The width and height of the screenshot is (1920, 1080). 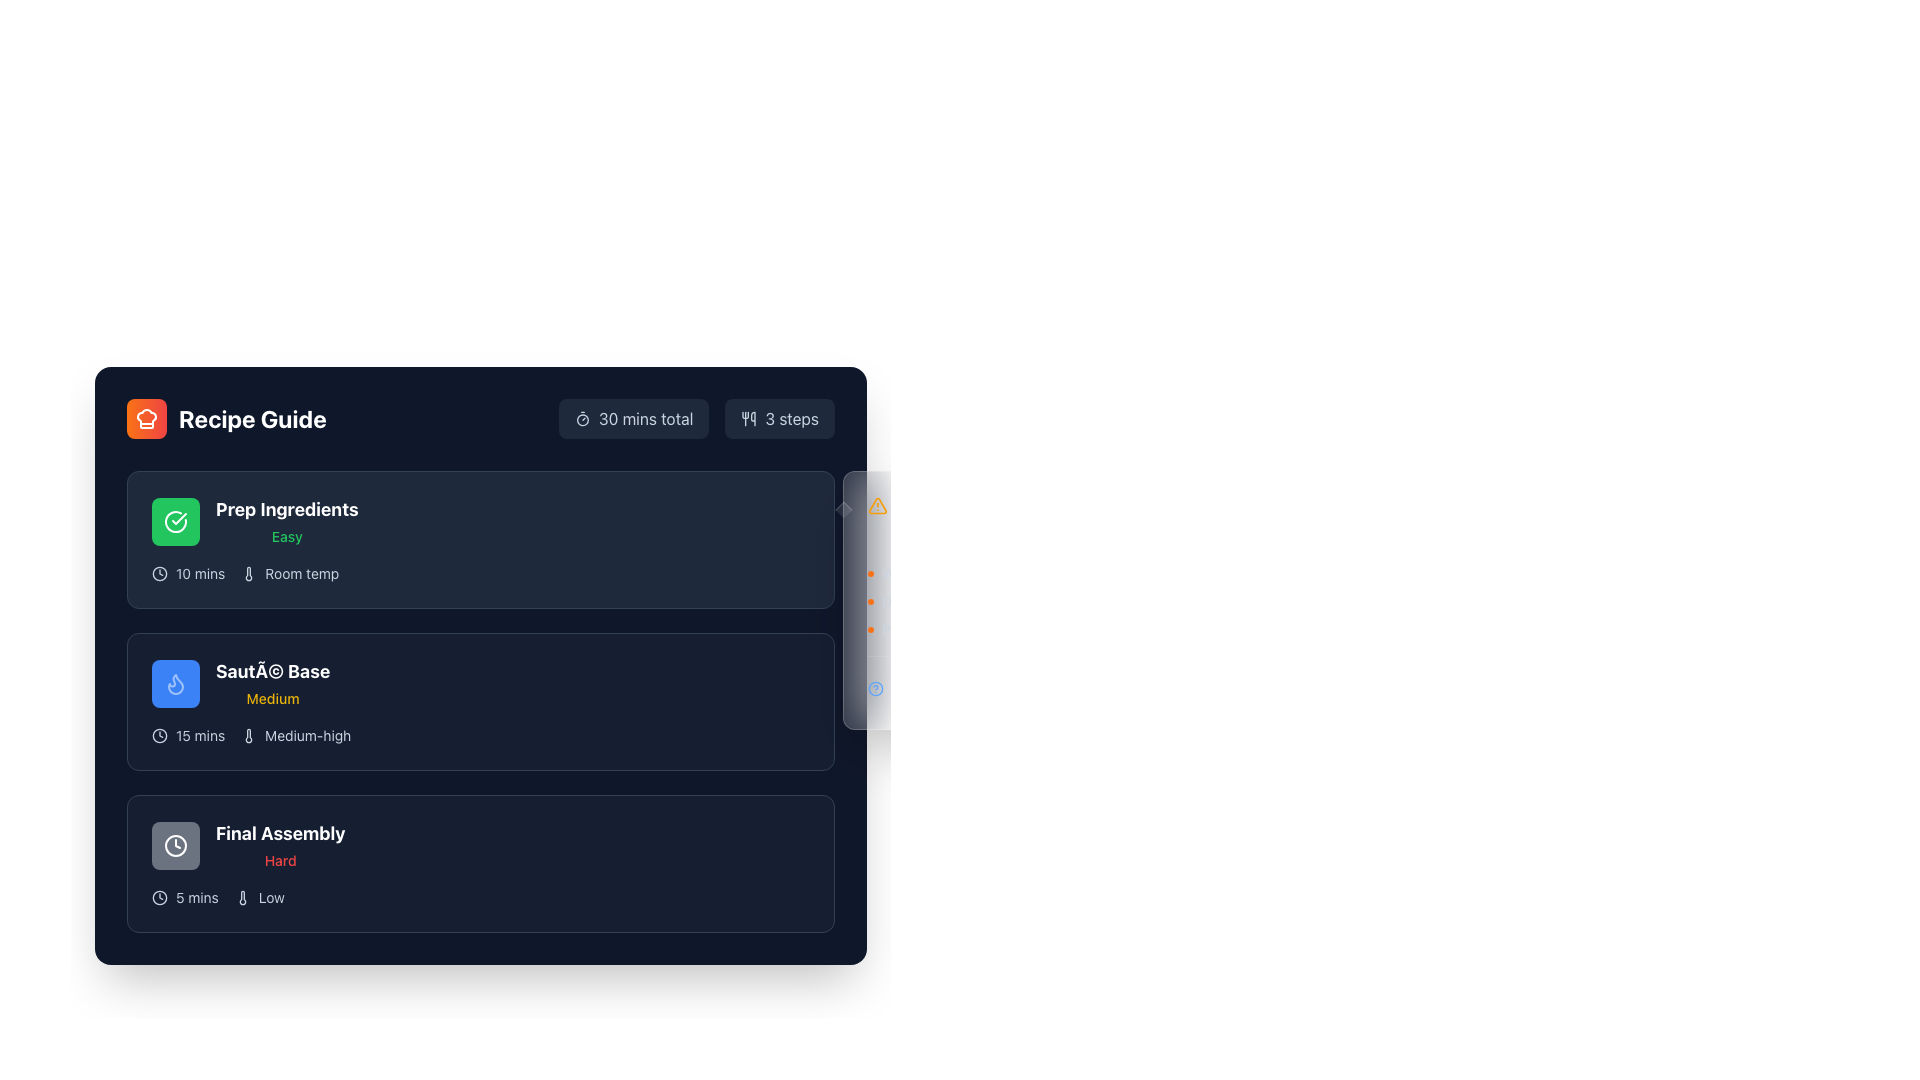 I want to click on the thermometer bar icon associated with the 'Sauté Base' list item, which visually indicates medium-high temperature levels, so click(x=248, y=736).